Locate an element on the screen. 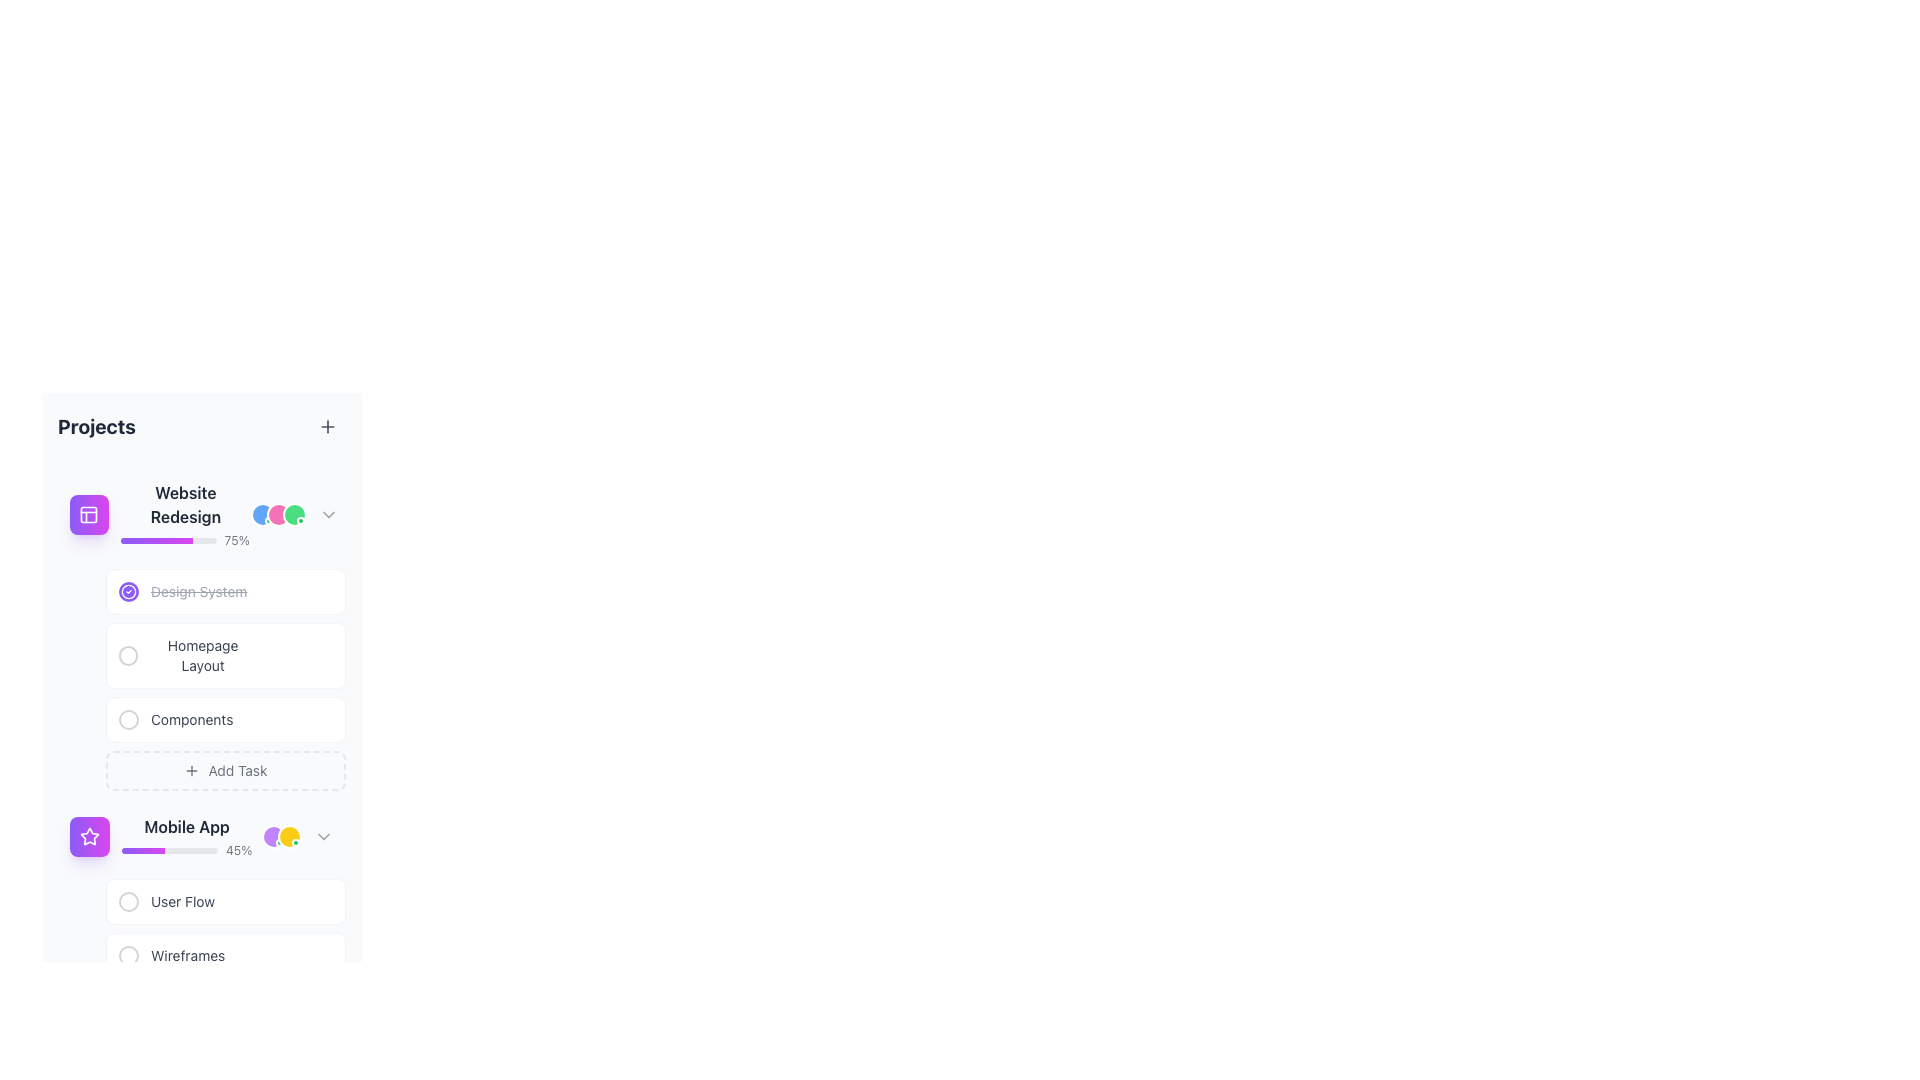 Image resolution: width=1920 pixels, height=1080 pixels. the SVG icon that symbolizes the 'Mobile App' project entry by moving the cursor to its center is located at coordinates (89, 837).